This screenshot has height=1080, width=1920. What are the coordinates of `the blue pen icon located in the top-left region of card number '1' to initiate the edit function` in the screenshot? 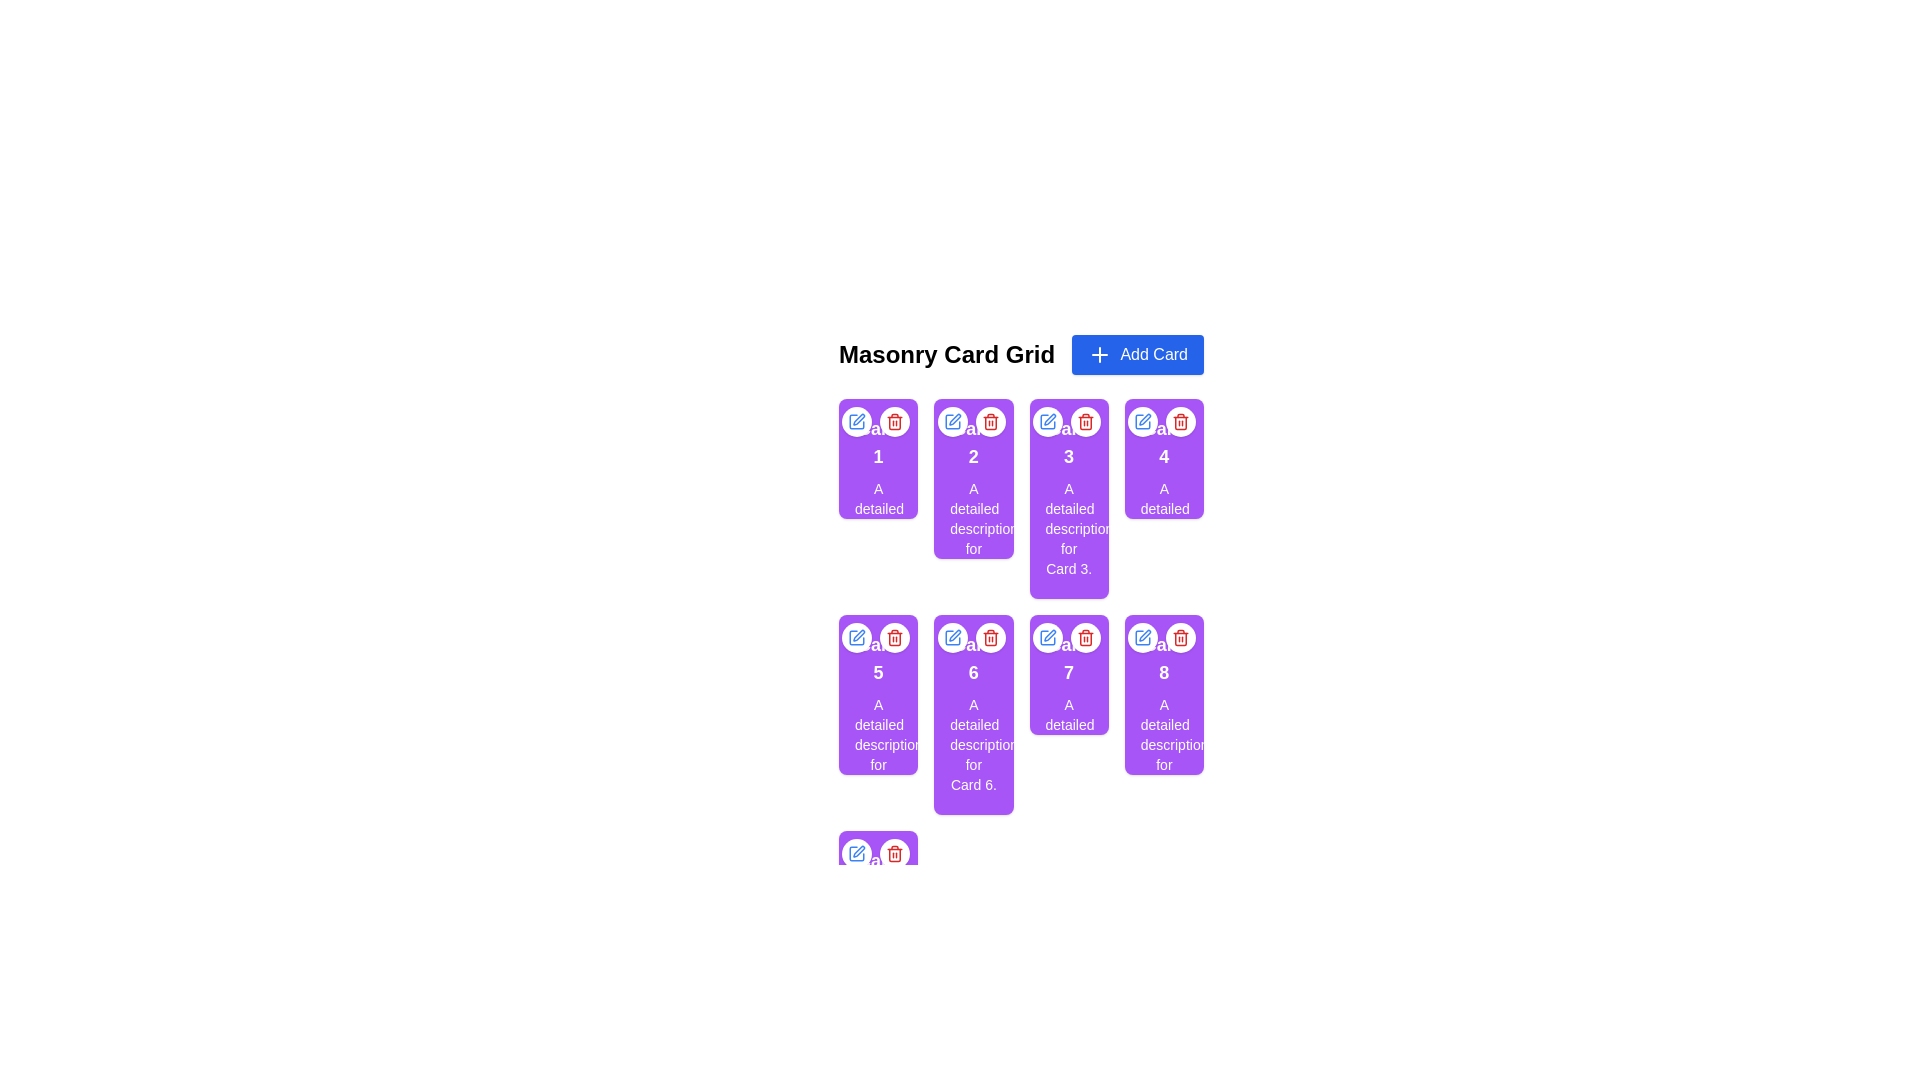 It's located at (1048, 635).